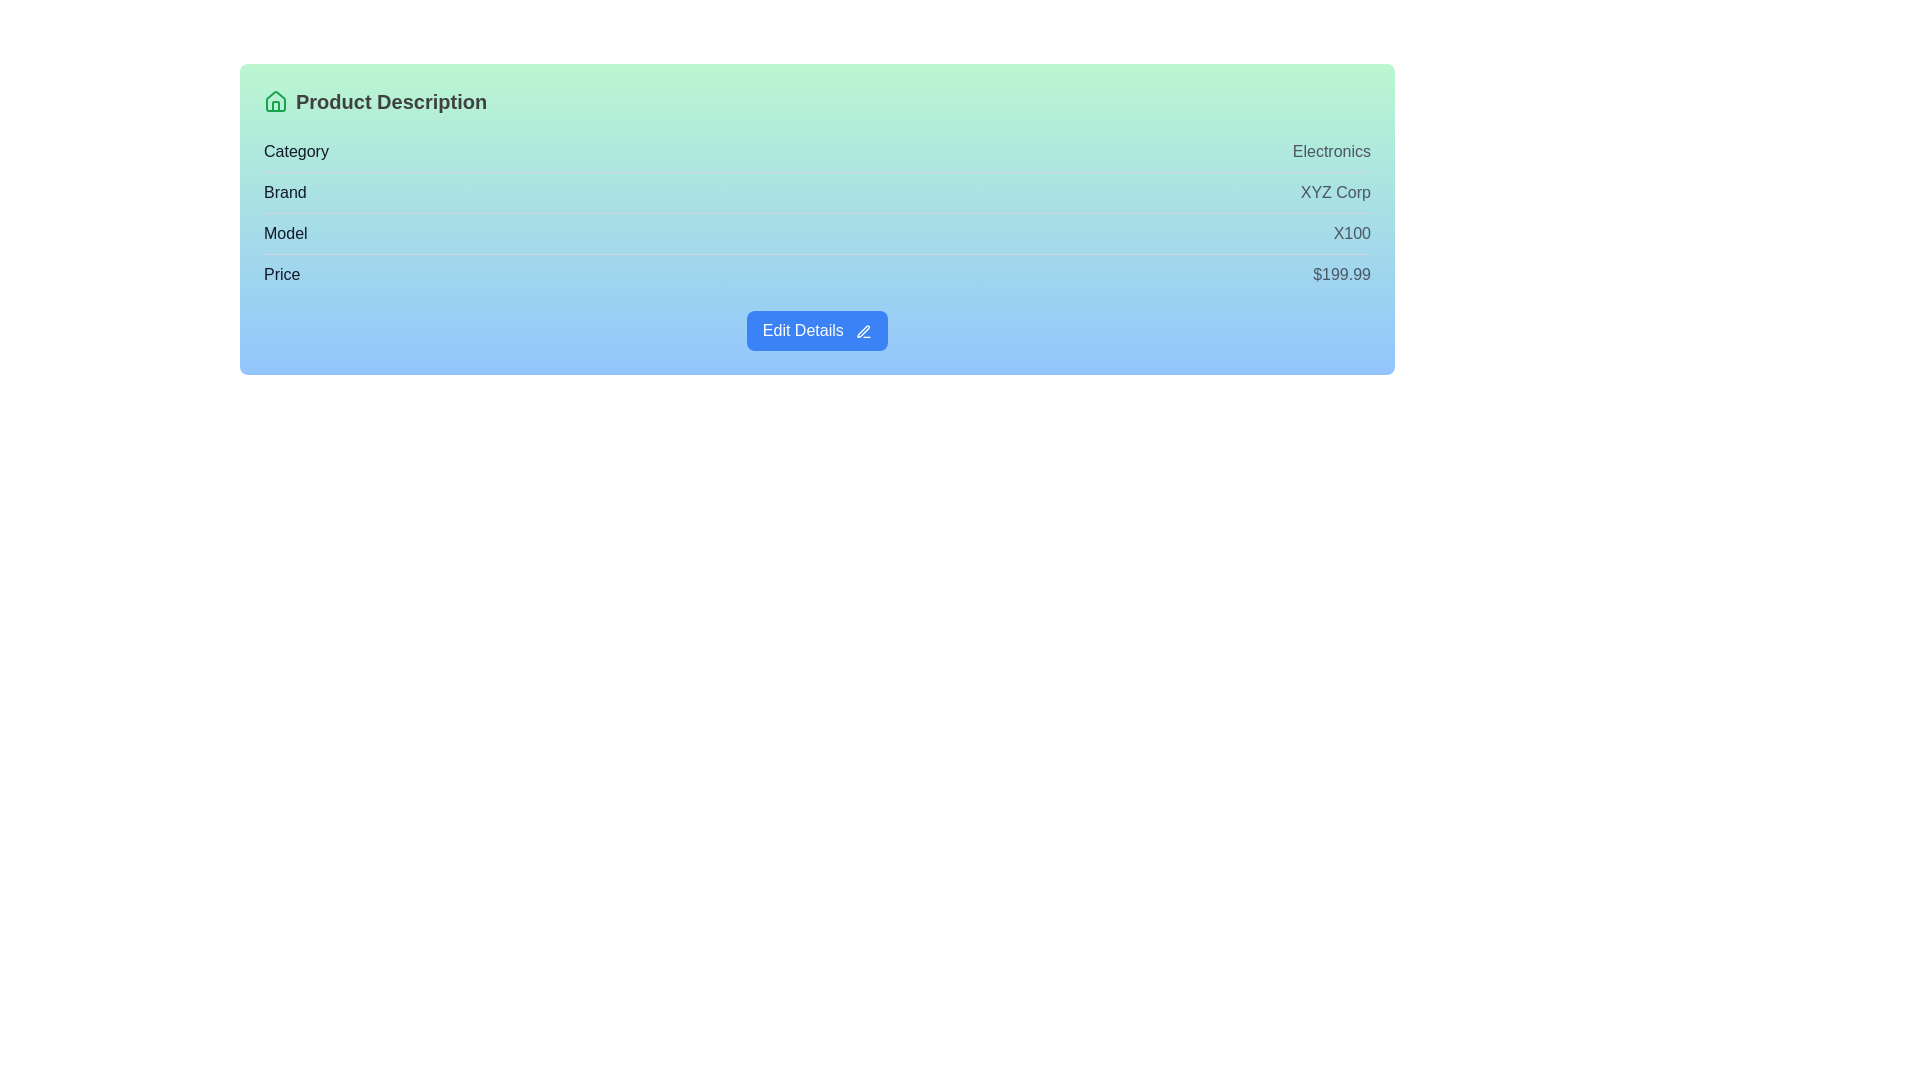  Describe the element at coordinates (284, 233) in the screenshot. I see `the label indicating the model of the product located in the left section of the row labeled 'ModelX100' under the header 'Product Description'` at that location.